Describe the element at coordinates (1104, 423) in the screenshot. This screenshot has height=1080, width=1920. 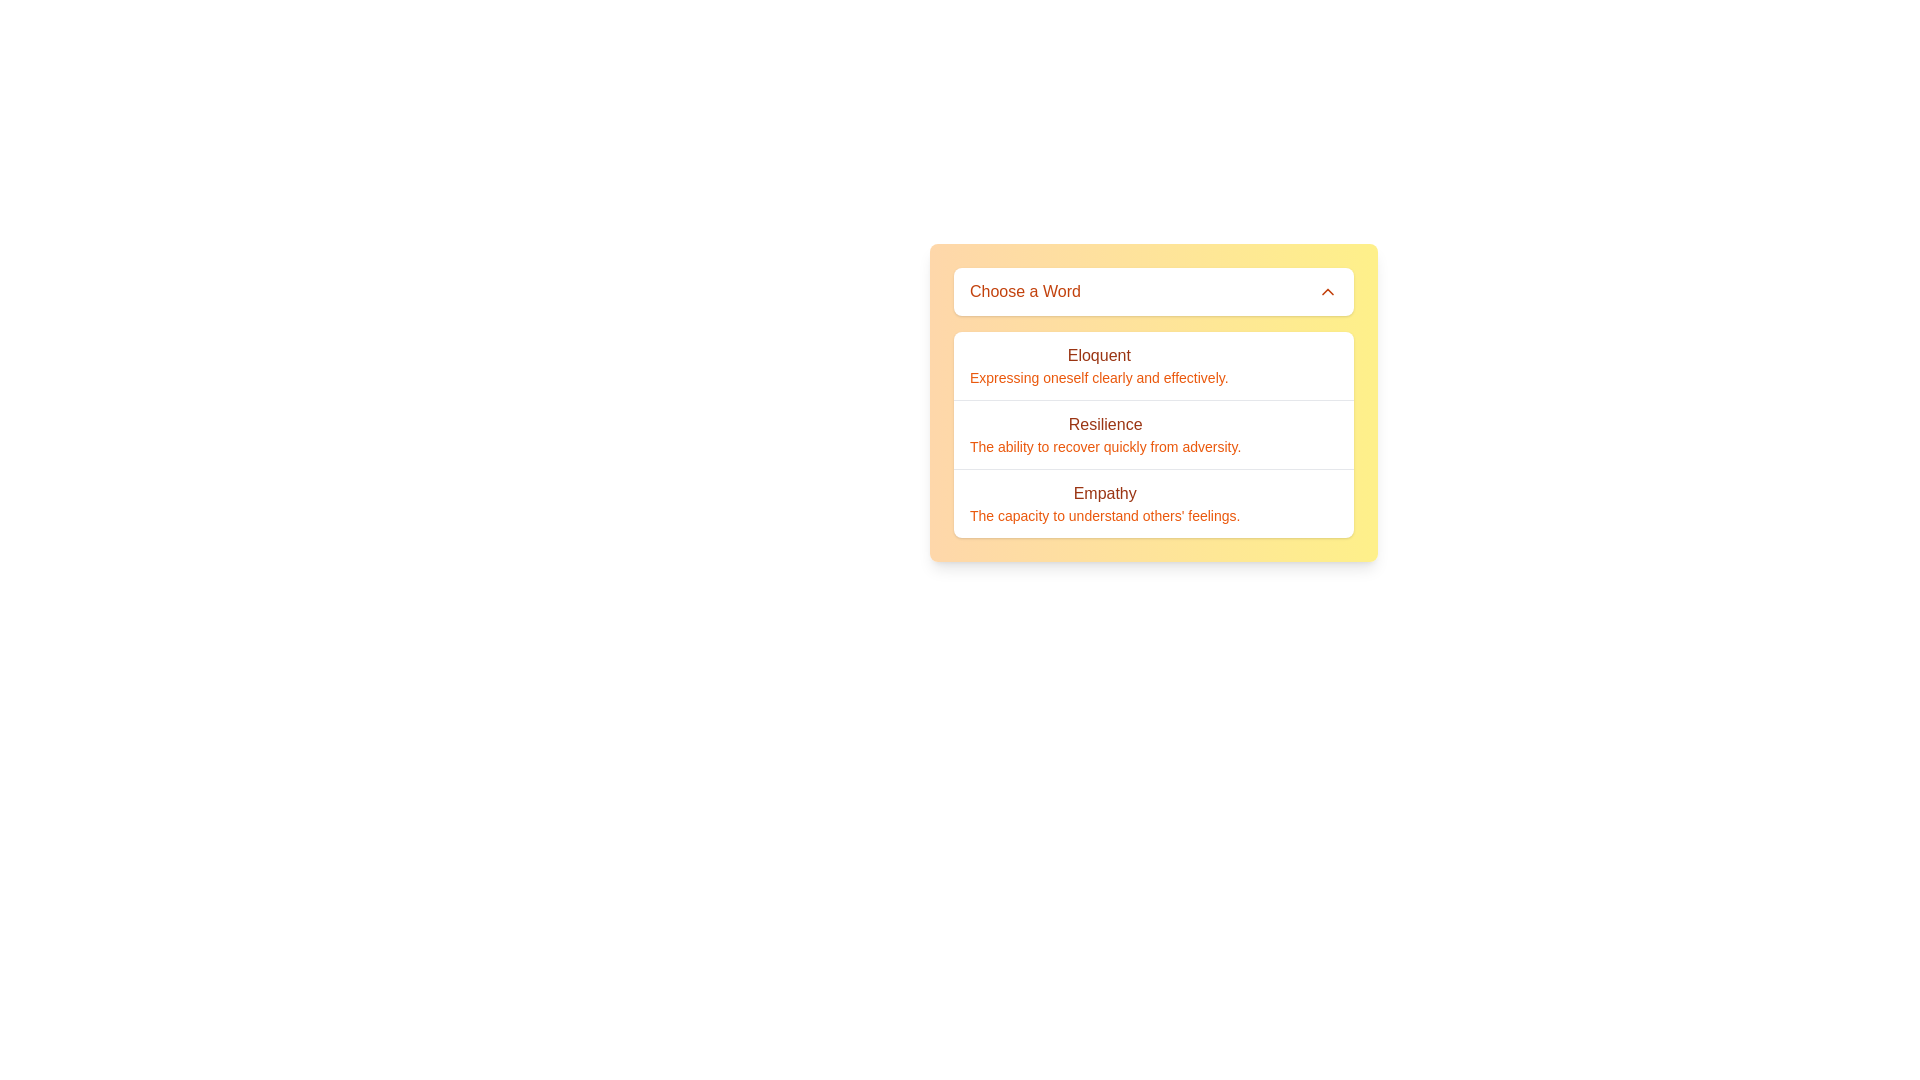
I see `the heading text 'Resilience' which serves as a title in the dropdown menu` at that location.